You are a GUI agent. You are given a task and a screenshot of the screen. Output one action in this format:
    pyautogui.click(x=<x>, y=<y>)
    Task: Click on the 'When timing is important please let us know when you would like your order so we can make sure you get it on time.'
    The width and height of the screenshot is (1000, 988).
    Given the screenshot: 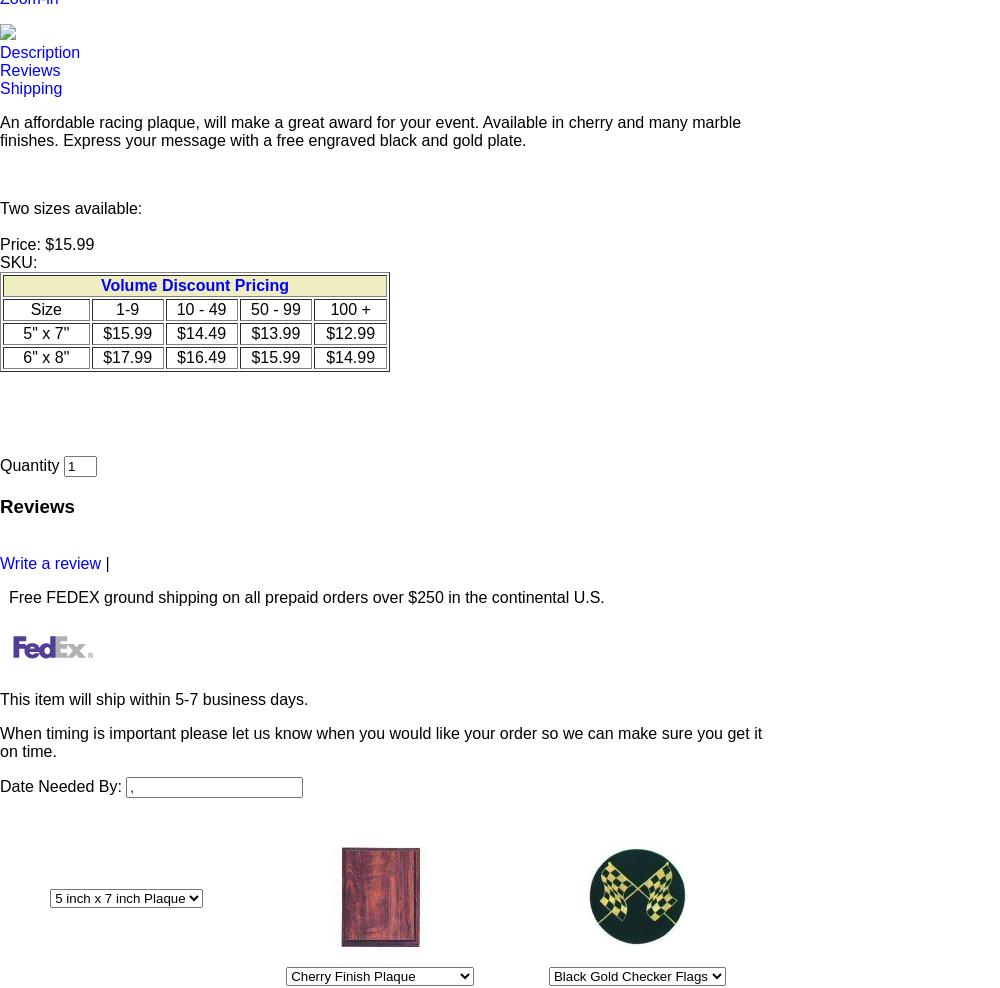 What is the action you would take?
    pyautogui.click(x=0, y=741)
    